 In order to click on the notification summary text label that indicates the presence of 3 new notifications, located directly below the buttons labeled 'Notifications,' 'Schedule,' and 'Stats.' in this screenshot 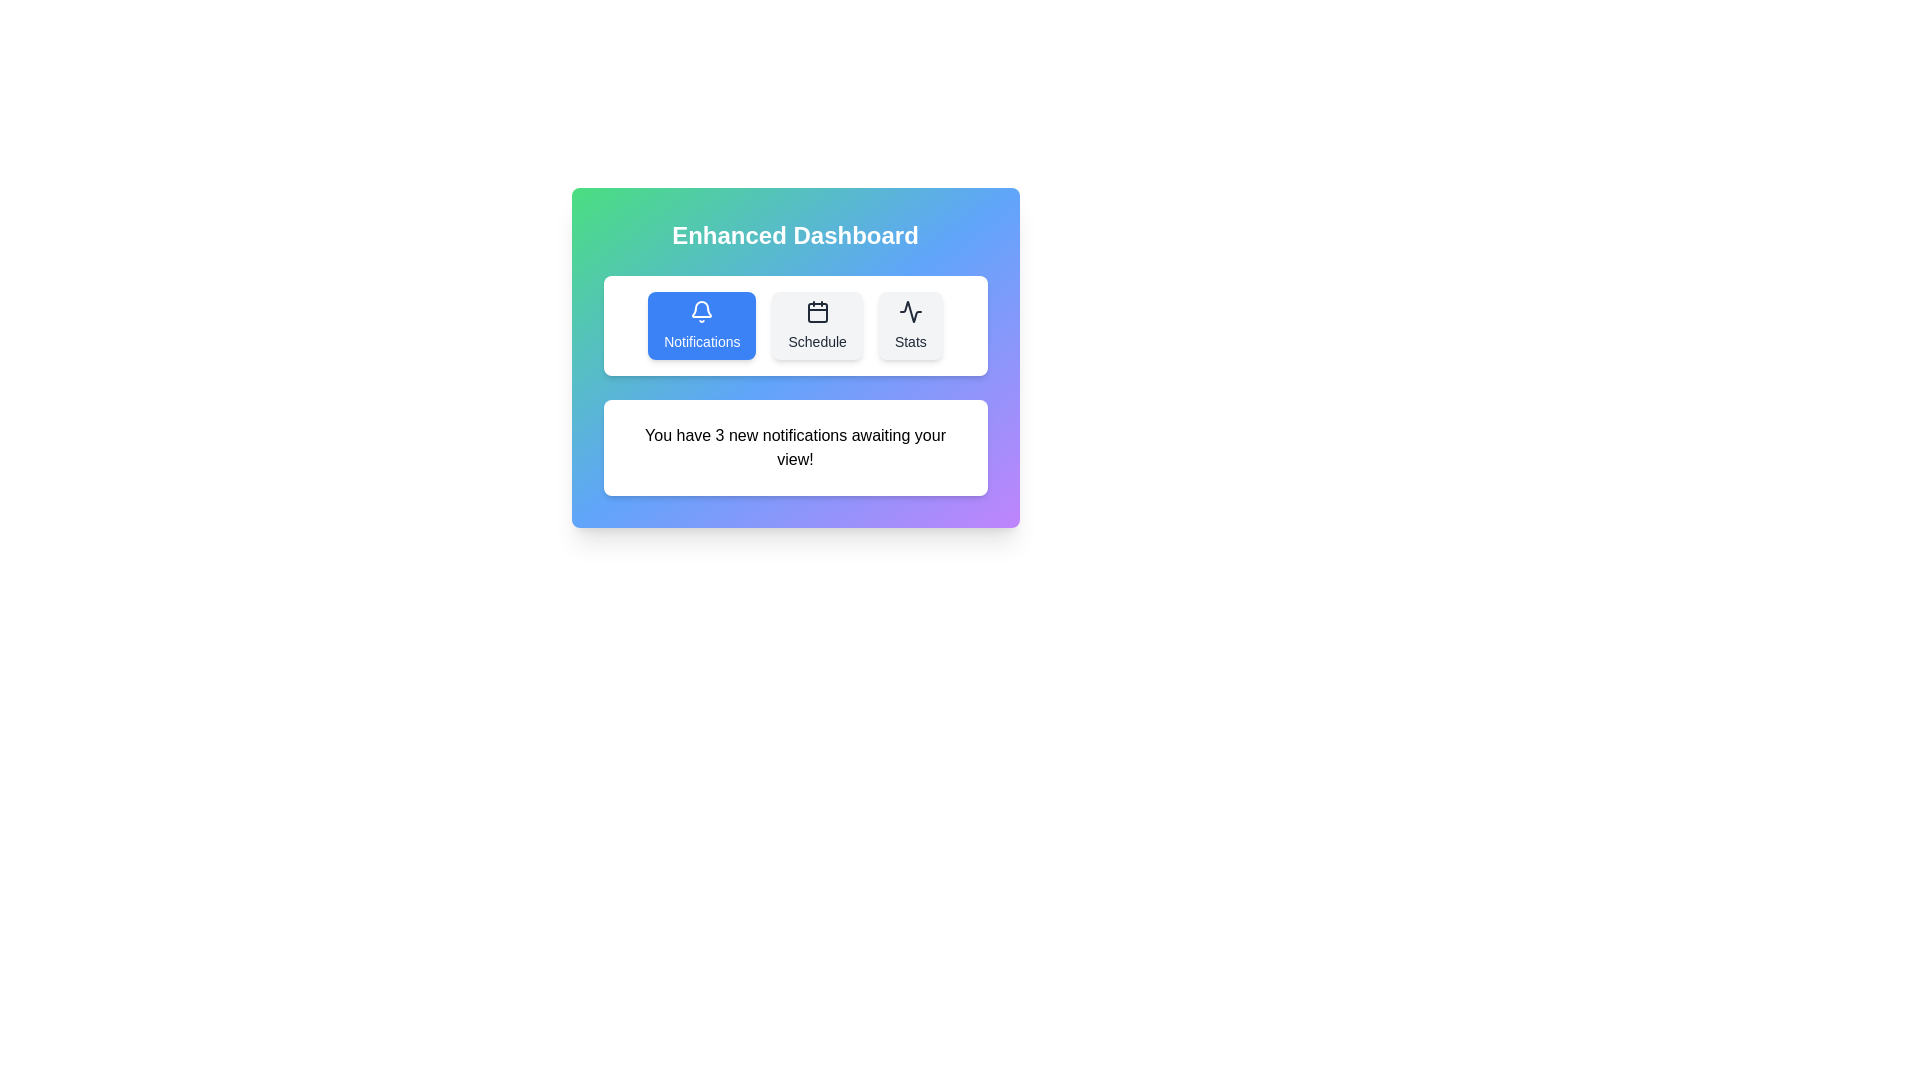, I will do `click(794, 446)`.